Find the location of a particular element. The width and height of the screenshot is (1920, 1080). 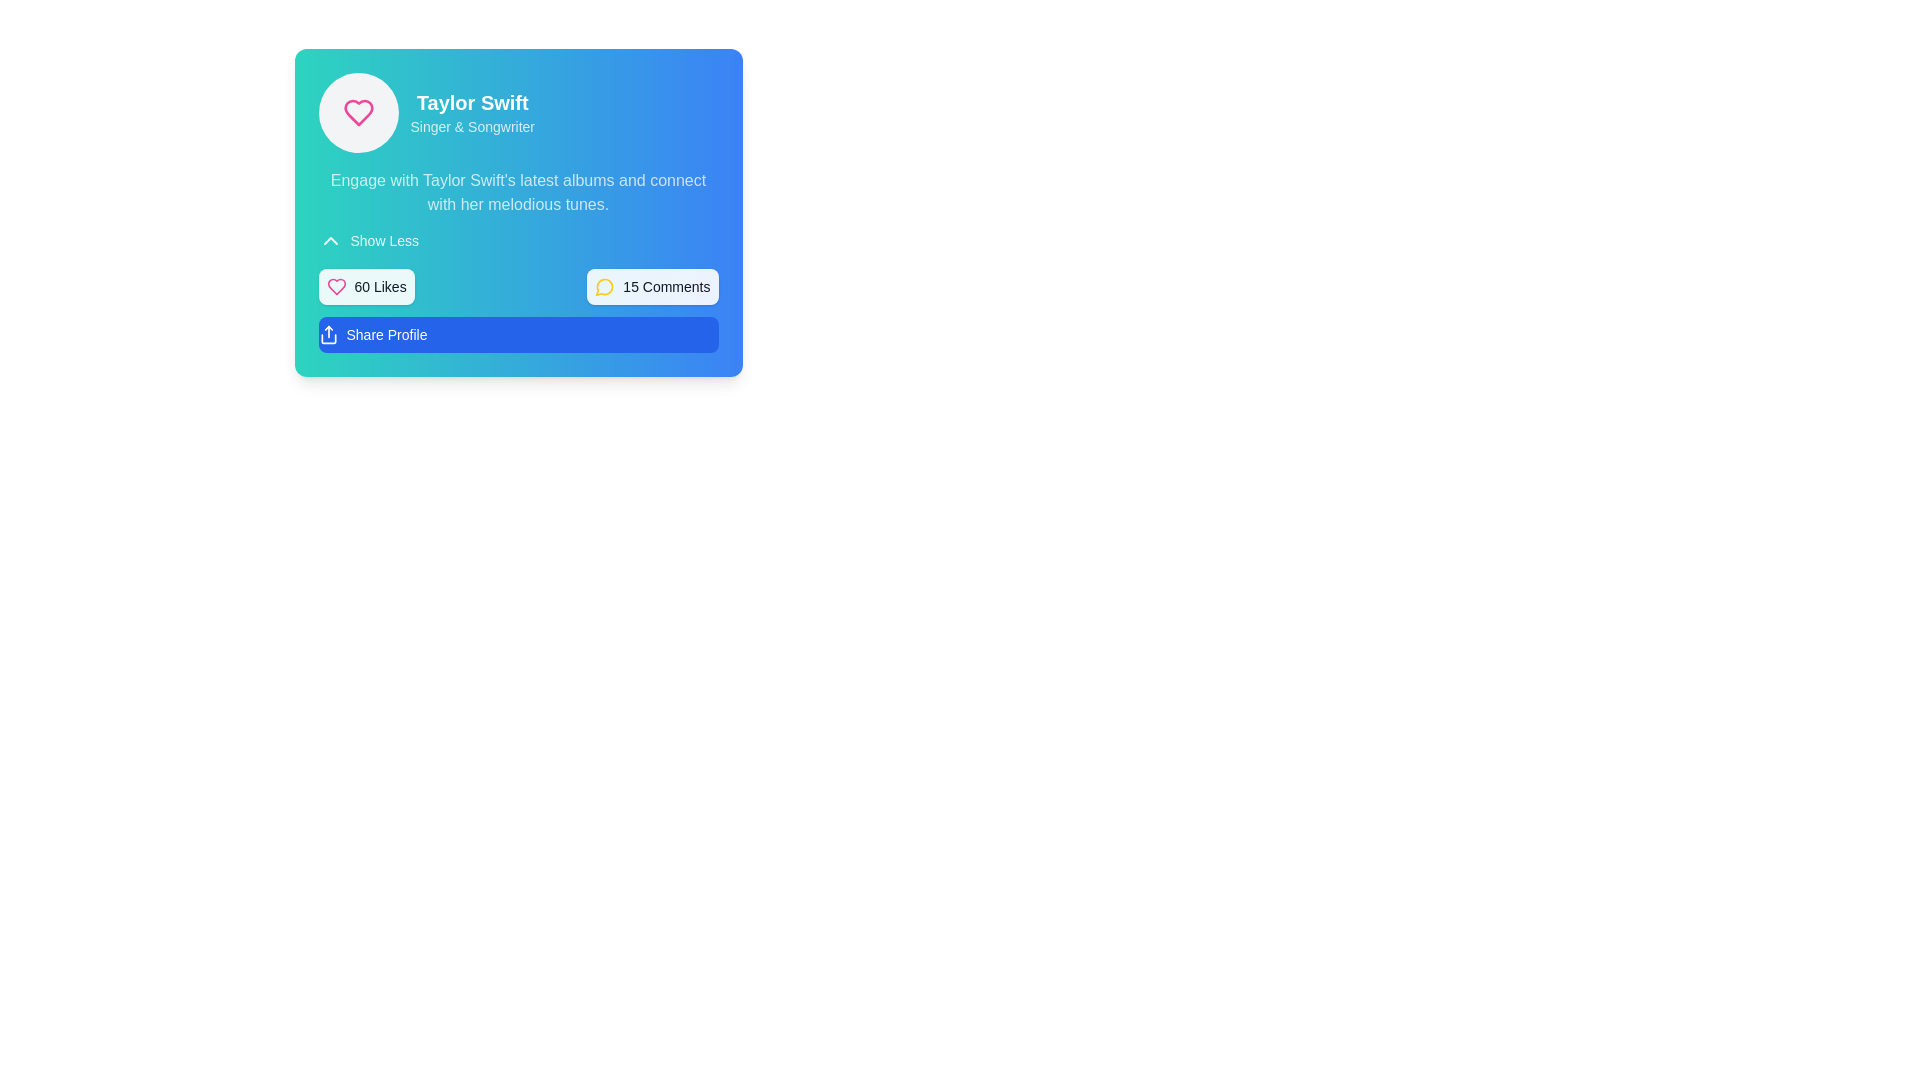

the heart icon located to the left of the '60 Likes' text is located at coordinates (336, 286).